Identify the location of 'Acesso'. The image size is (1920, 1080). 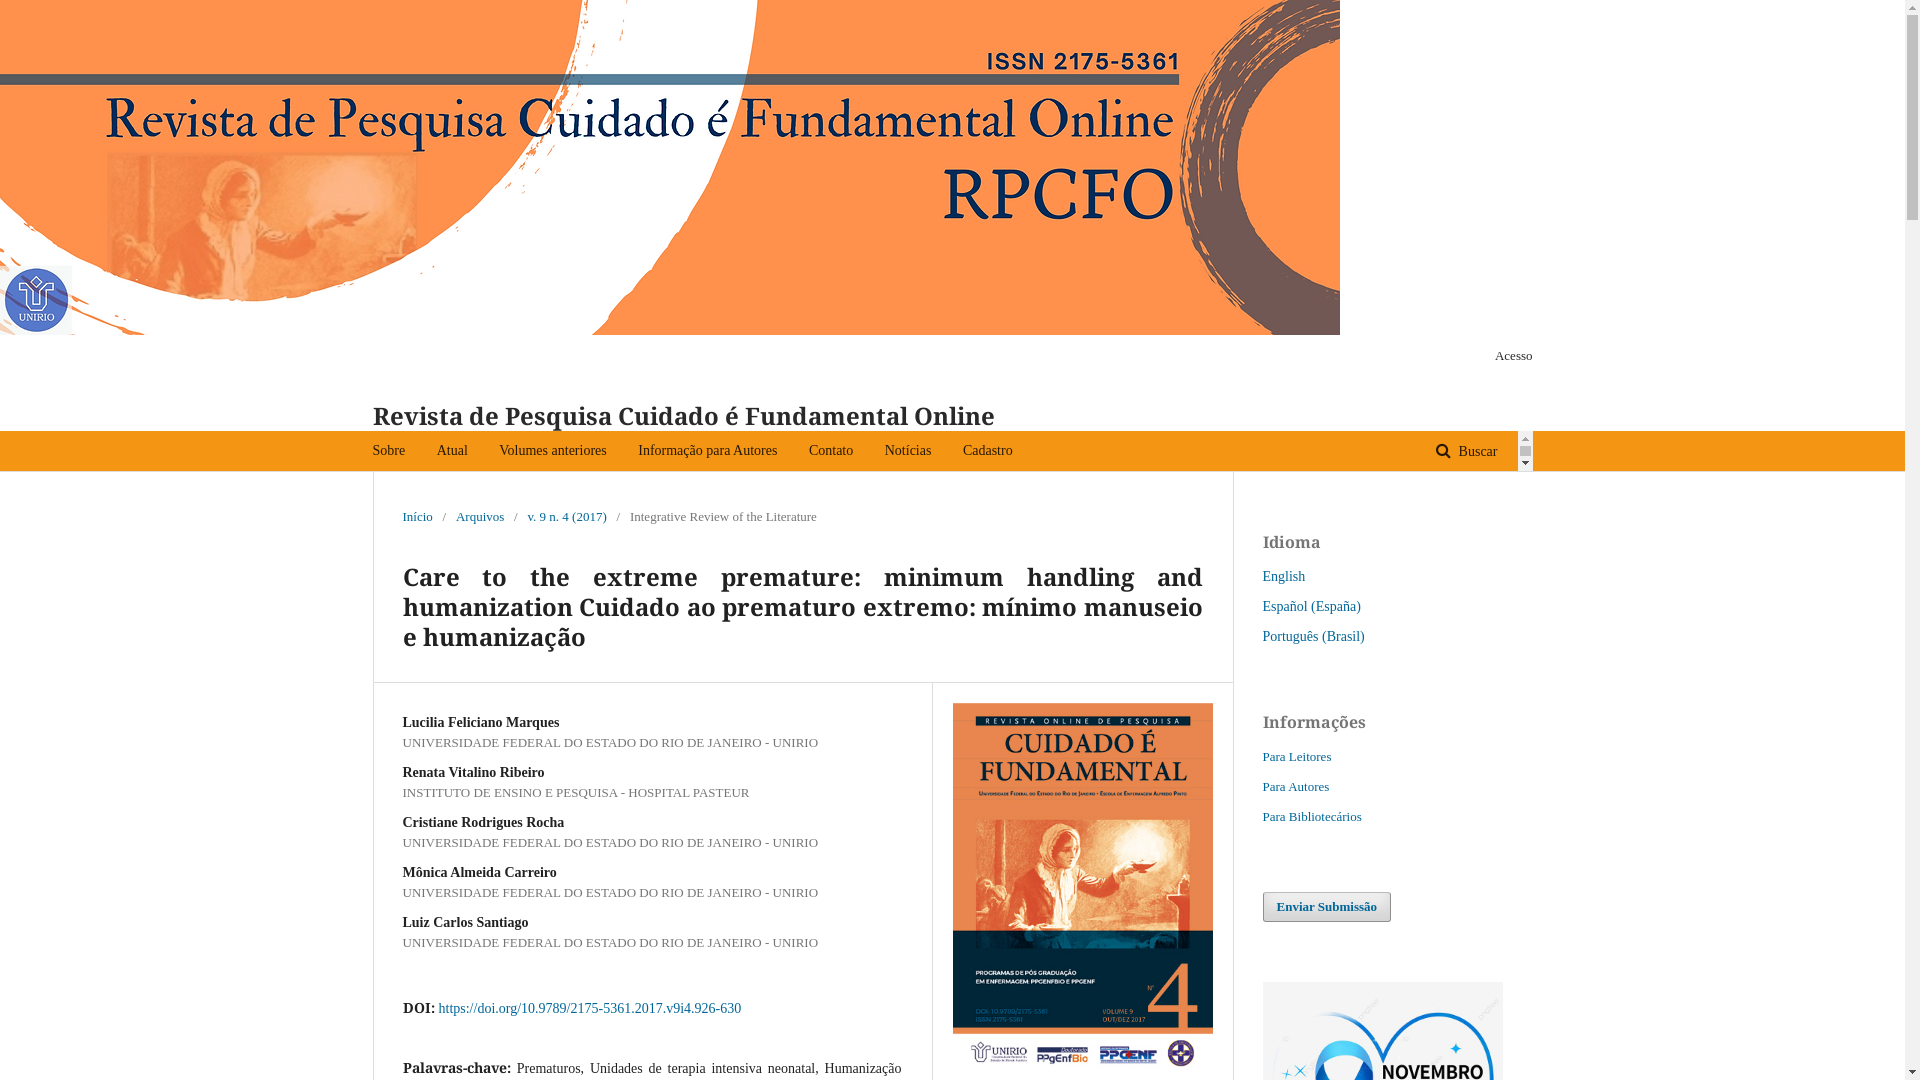
(1508, 354).